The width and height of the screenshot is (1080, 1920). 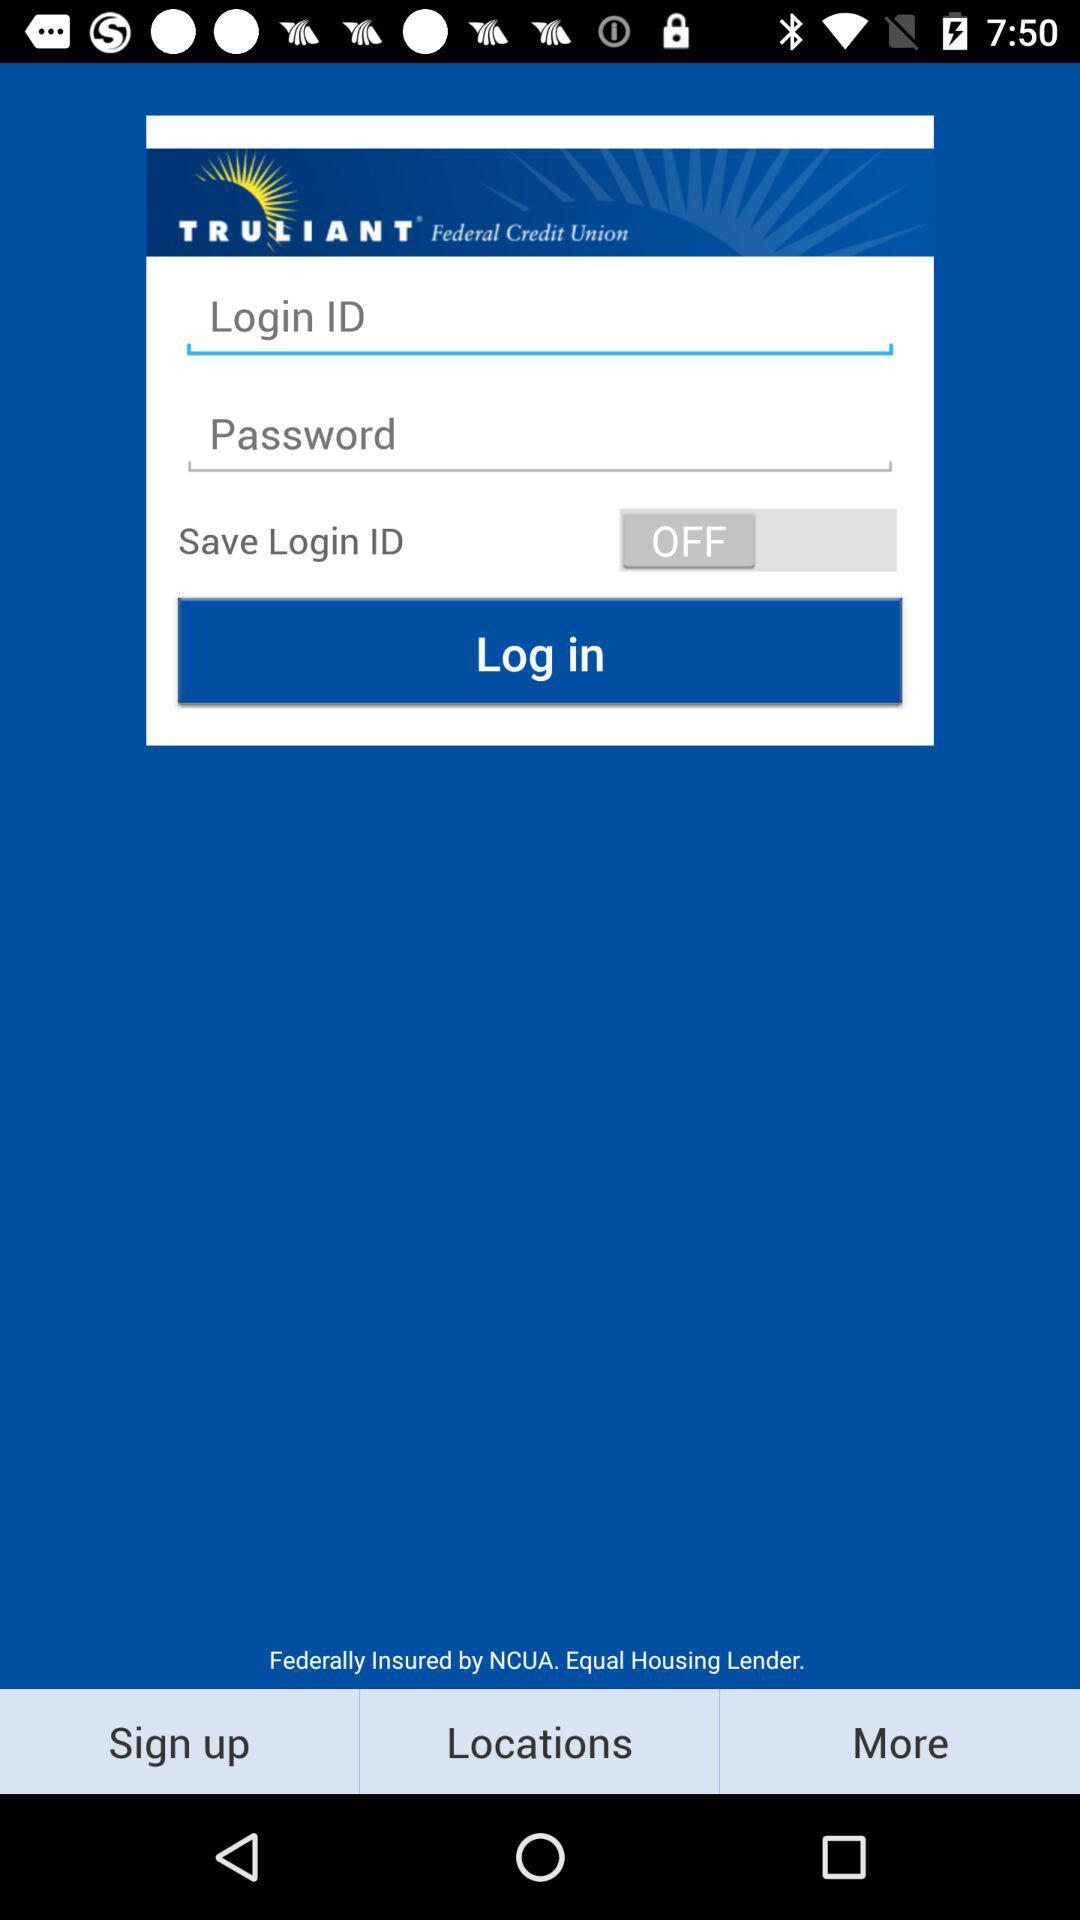 I want to click on sign up, so click(x=178, y=1740).